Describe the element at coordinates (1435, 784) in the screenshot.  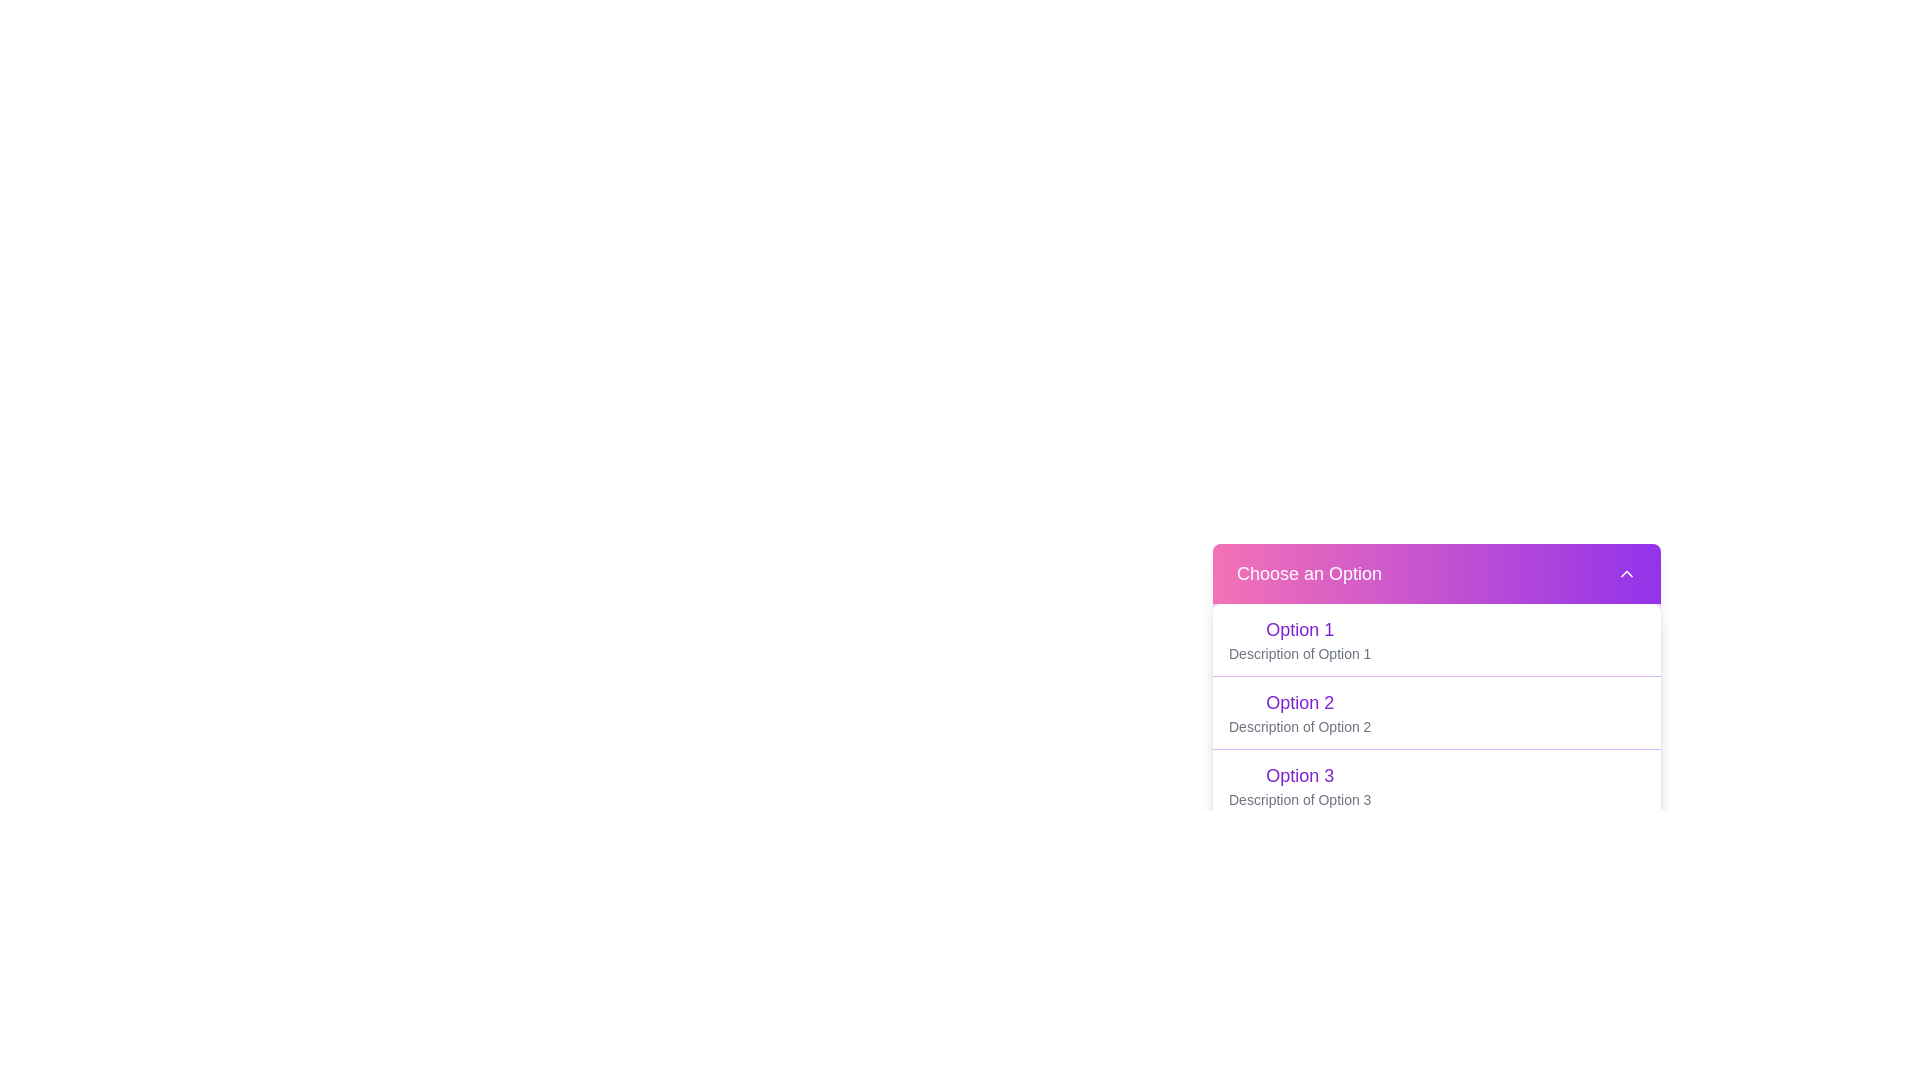
I see `the List item in the dropdown menu labeled 'Option 3'` at that location.